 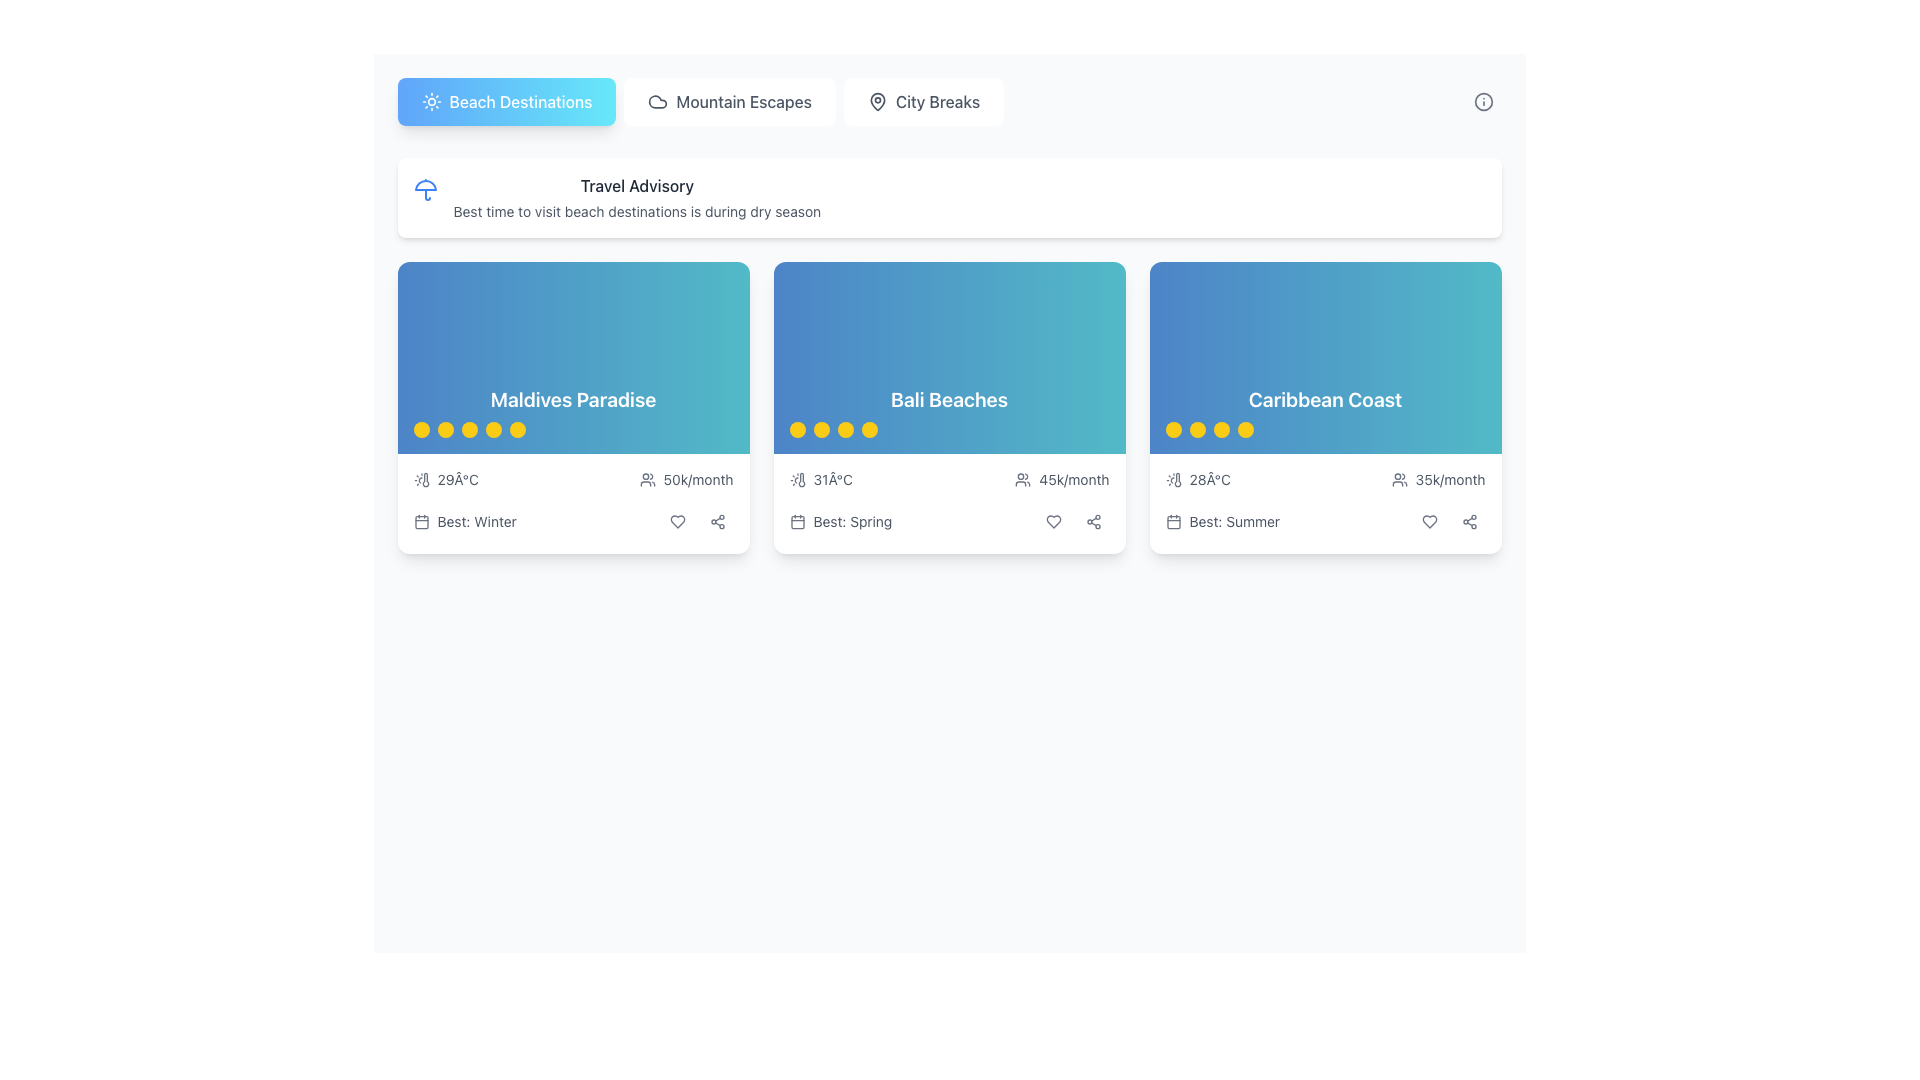 I want to click on the information Text label in the lower section of the first destination card, which indicates the best time of year to visit, located next to a small calendar icon, so click(x=476, y=520).